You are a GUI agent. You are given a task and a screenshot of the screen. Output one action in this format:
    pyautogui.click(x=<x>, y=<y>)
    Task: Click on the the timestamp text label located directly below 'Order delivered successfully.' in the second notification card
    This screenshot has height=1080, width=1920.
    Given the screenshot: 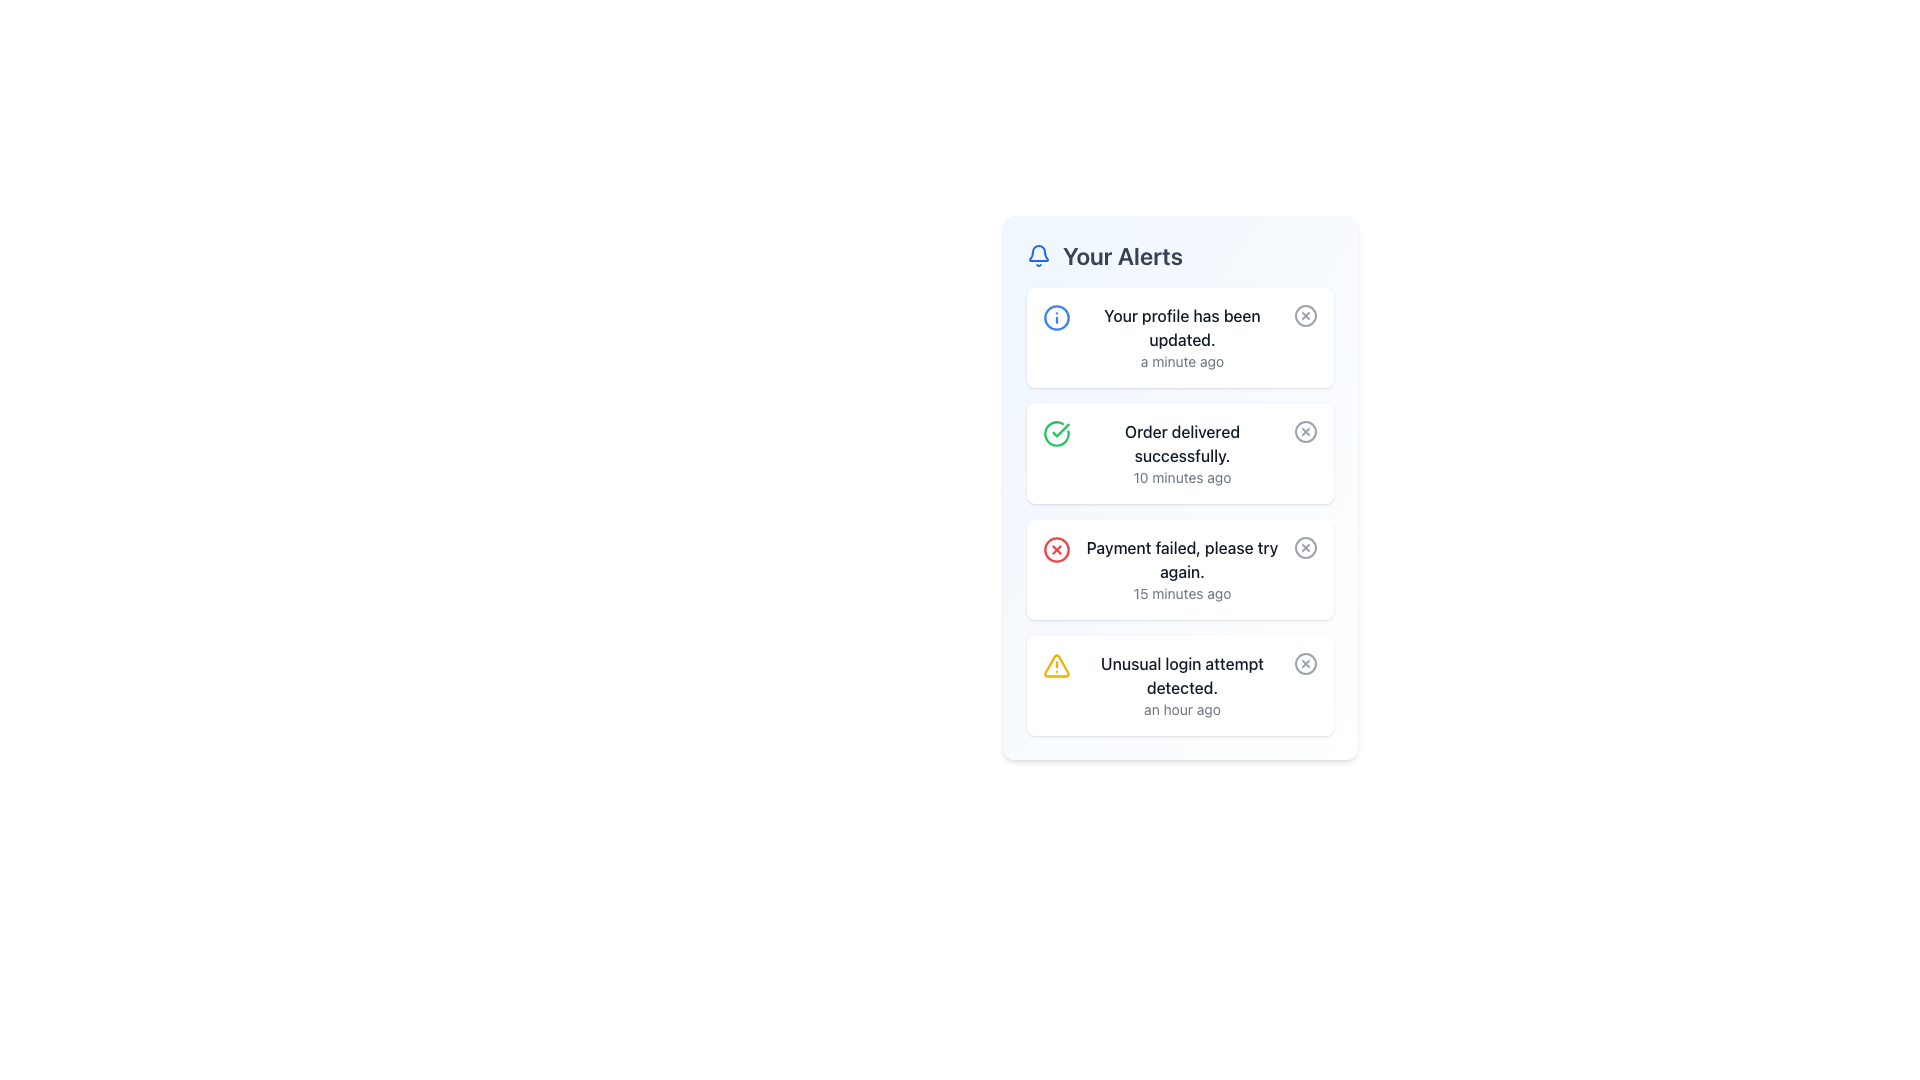 What is the action you would take?
    pyautogui.click(x=1182, y=478)
    